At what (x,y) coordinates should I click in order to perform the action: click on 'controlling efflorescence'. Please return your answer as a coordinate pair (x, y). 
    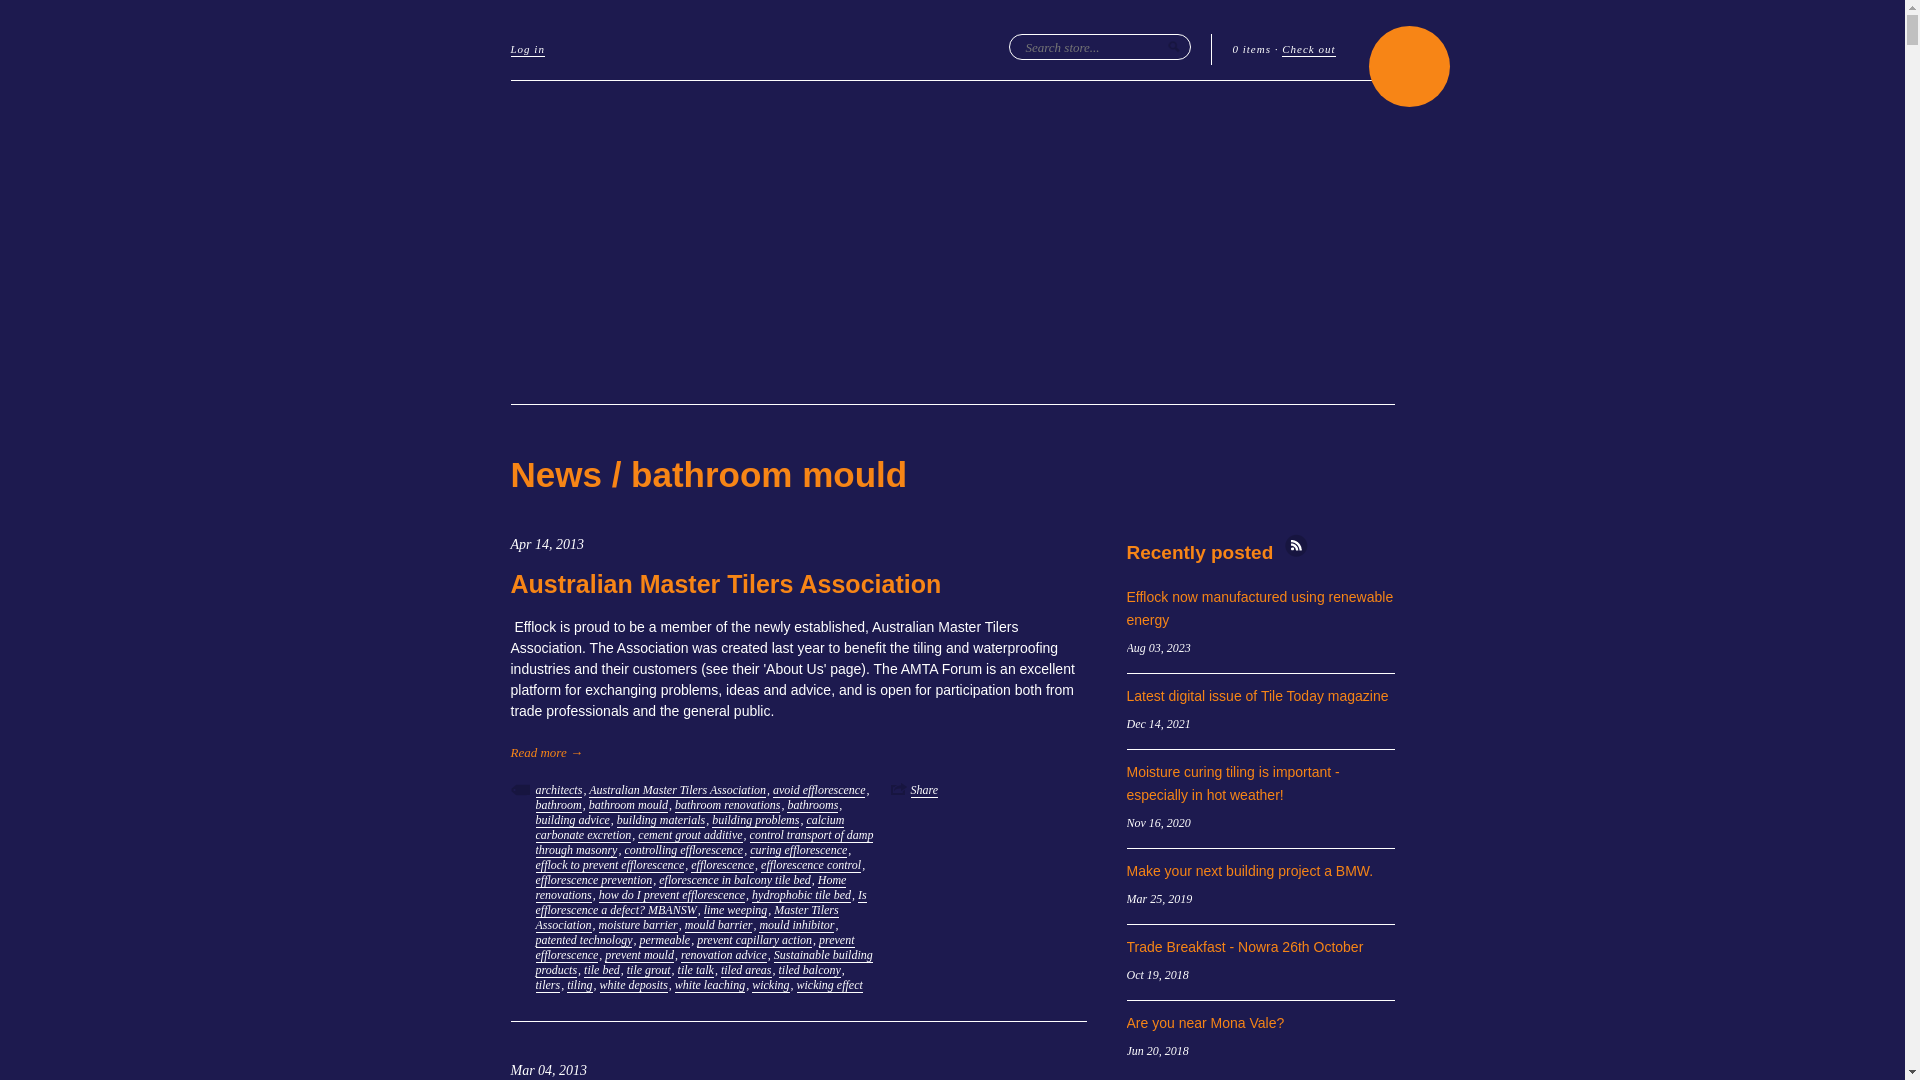
    Looking at the image, I should click on (683, 850).